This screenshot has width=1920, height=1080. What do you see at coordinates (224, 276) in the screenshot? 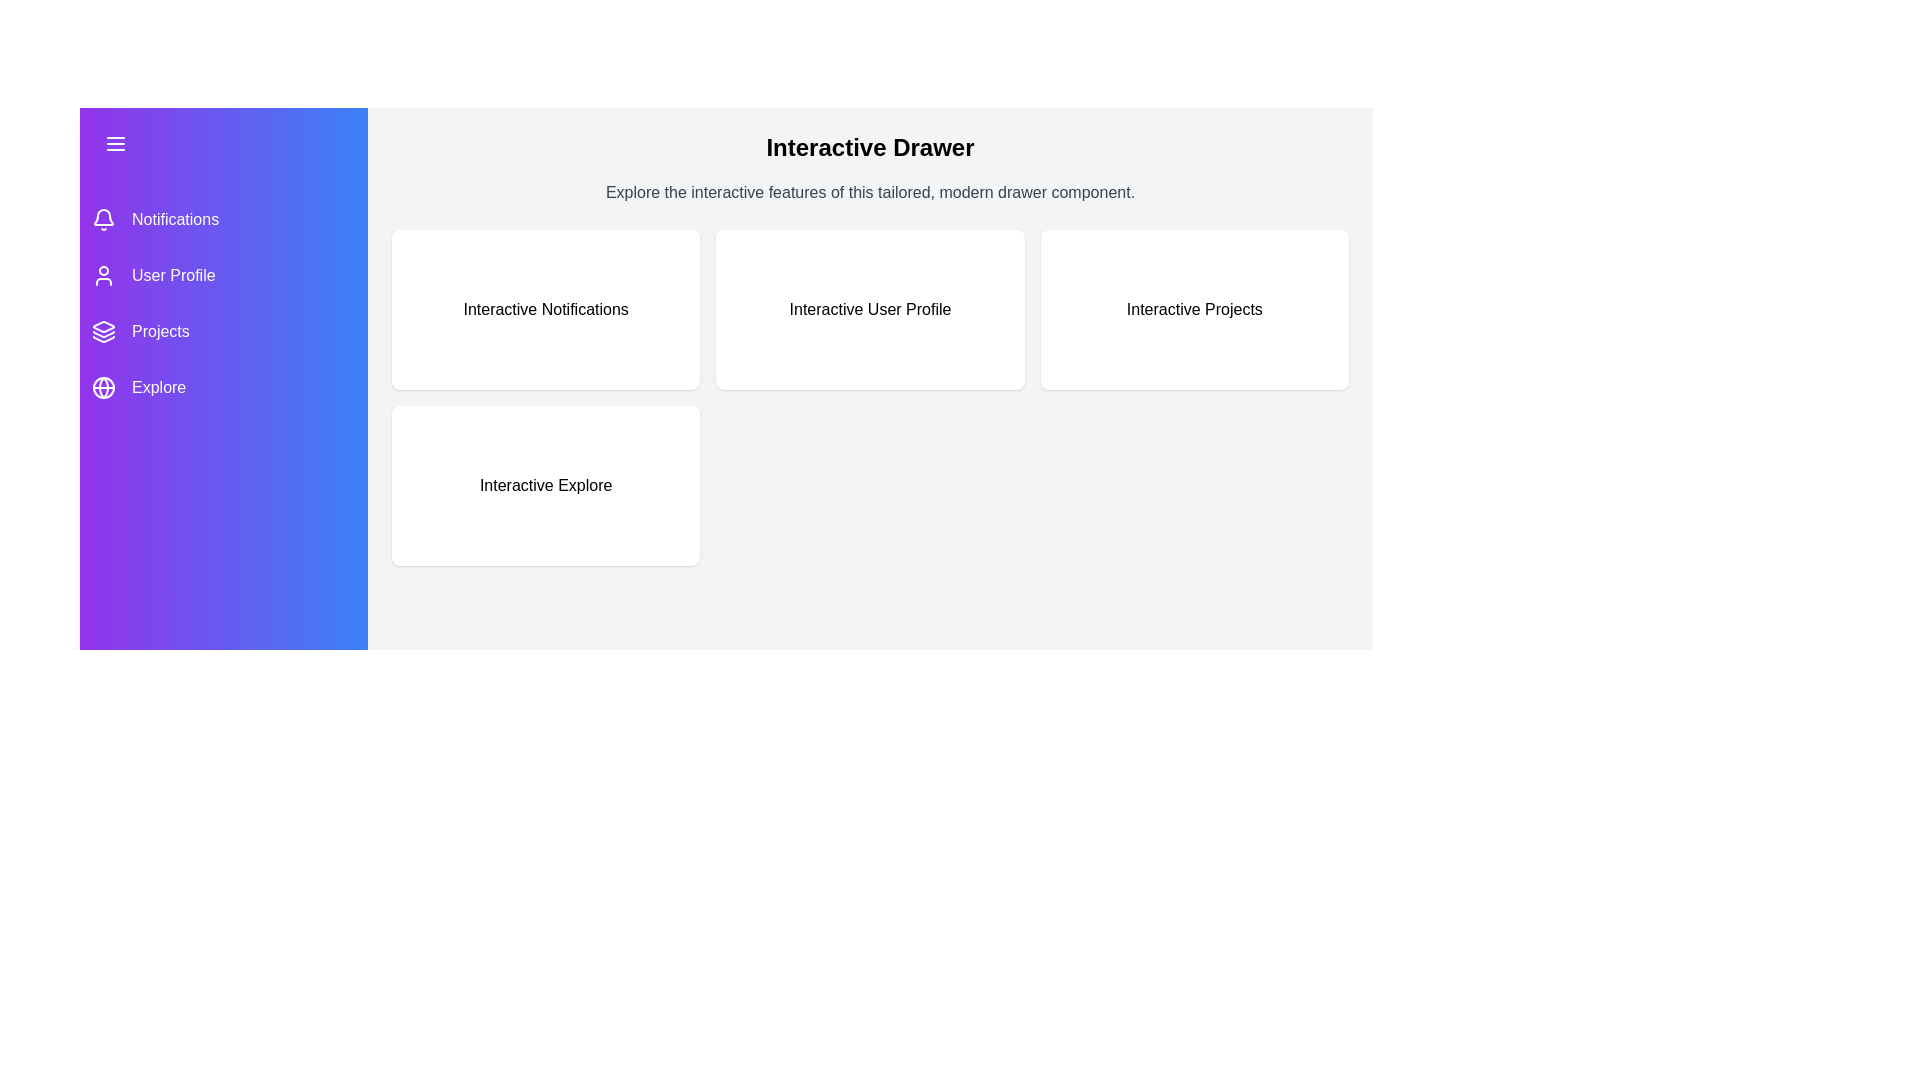
I see `the menu item User Profile` at bounding box center [224, 276].